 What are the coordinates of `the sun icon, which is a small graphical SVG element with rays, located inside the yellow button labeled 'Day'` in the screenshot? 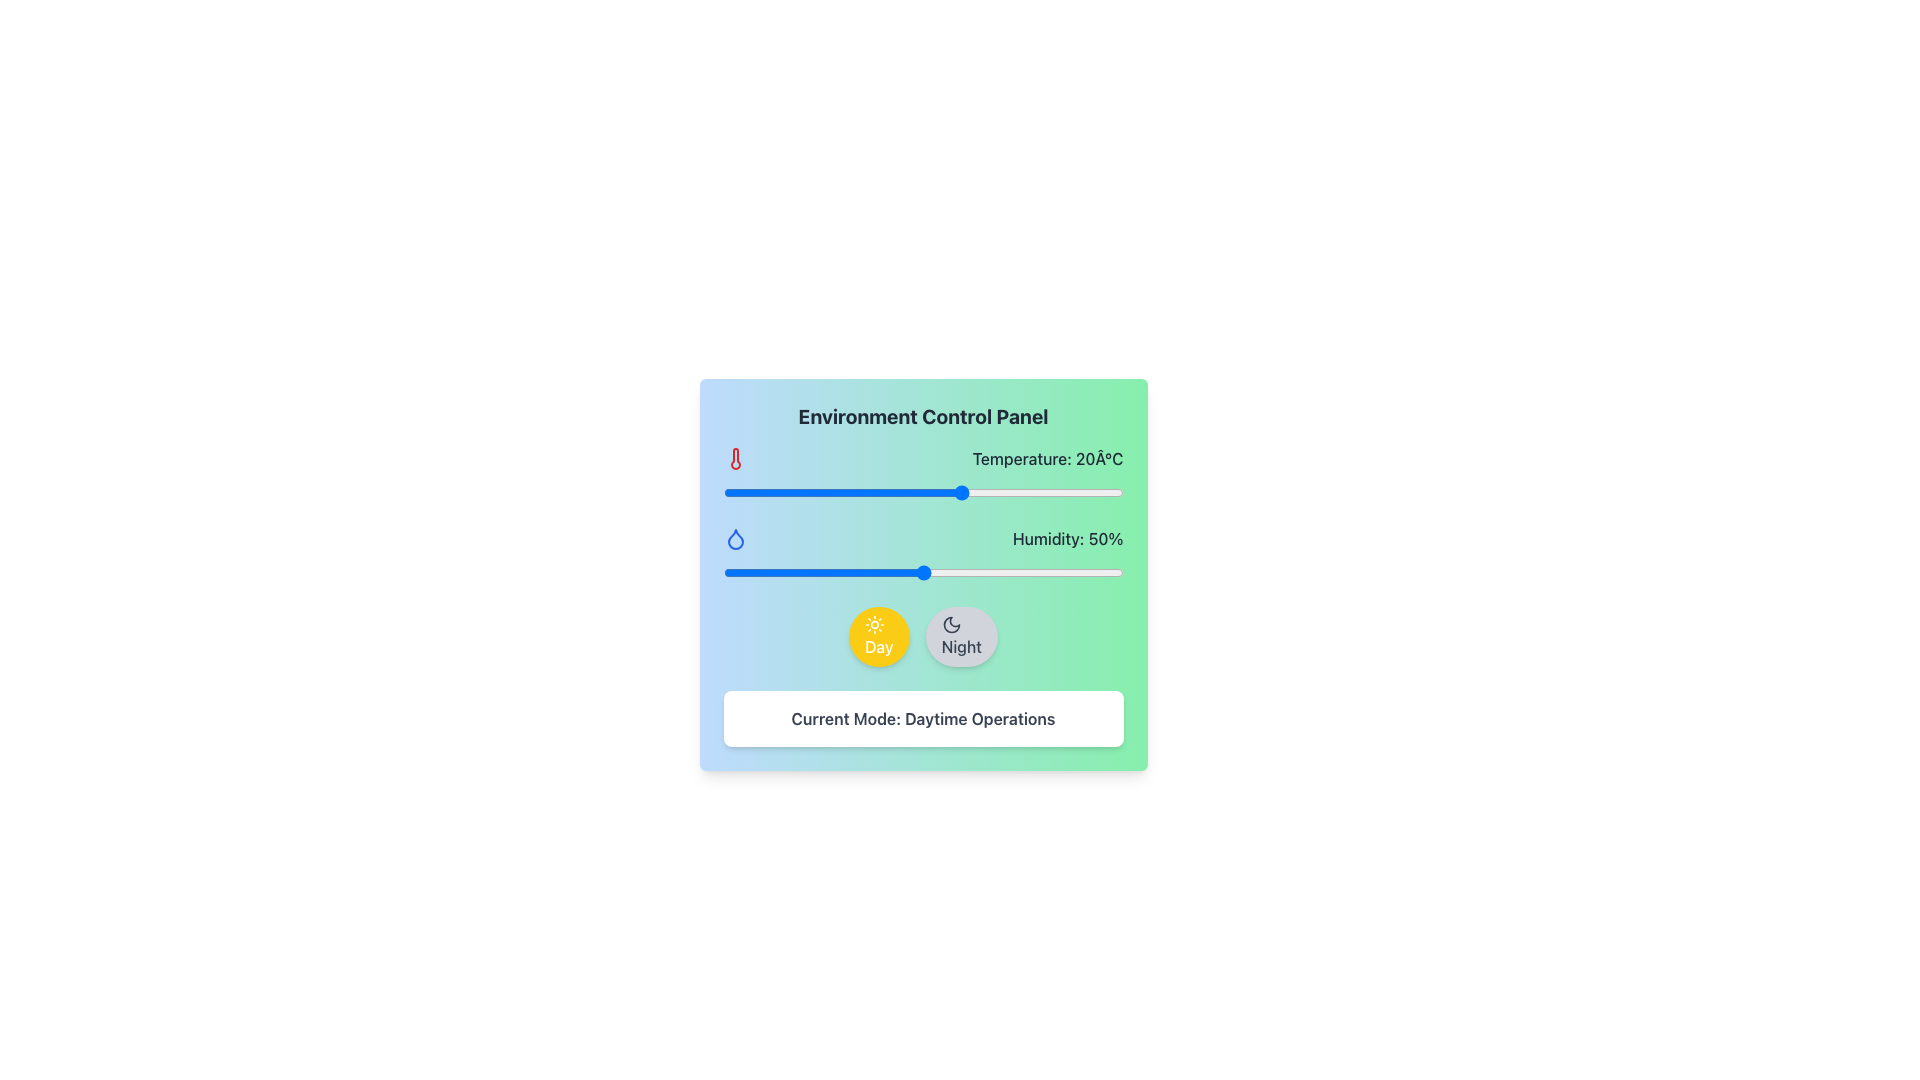 It's located at (875, 623).